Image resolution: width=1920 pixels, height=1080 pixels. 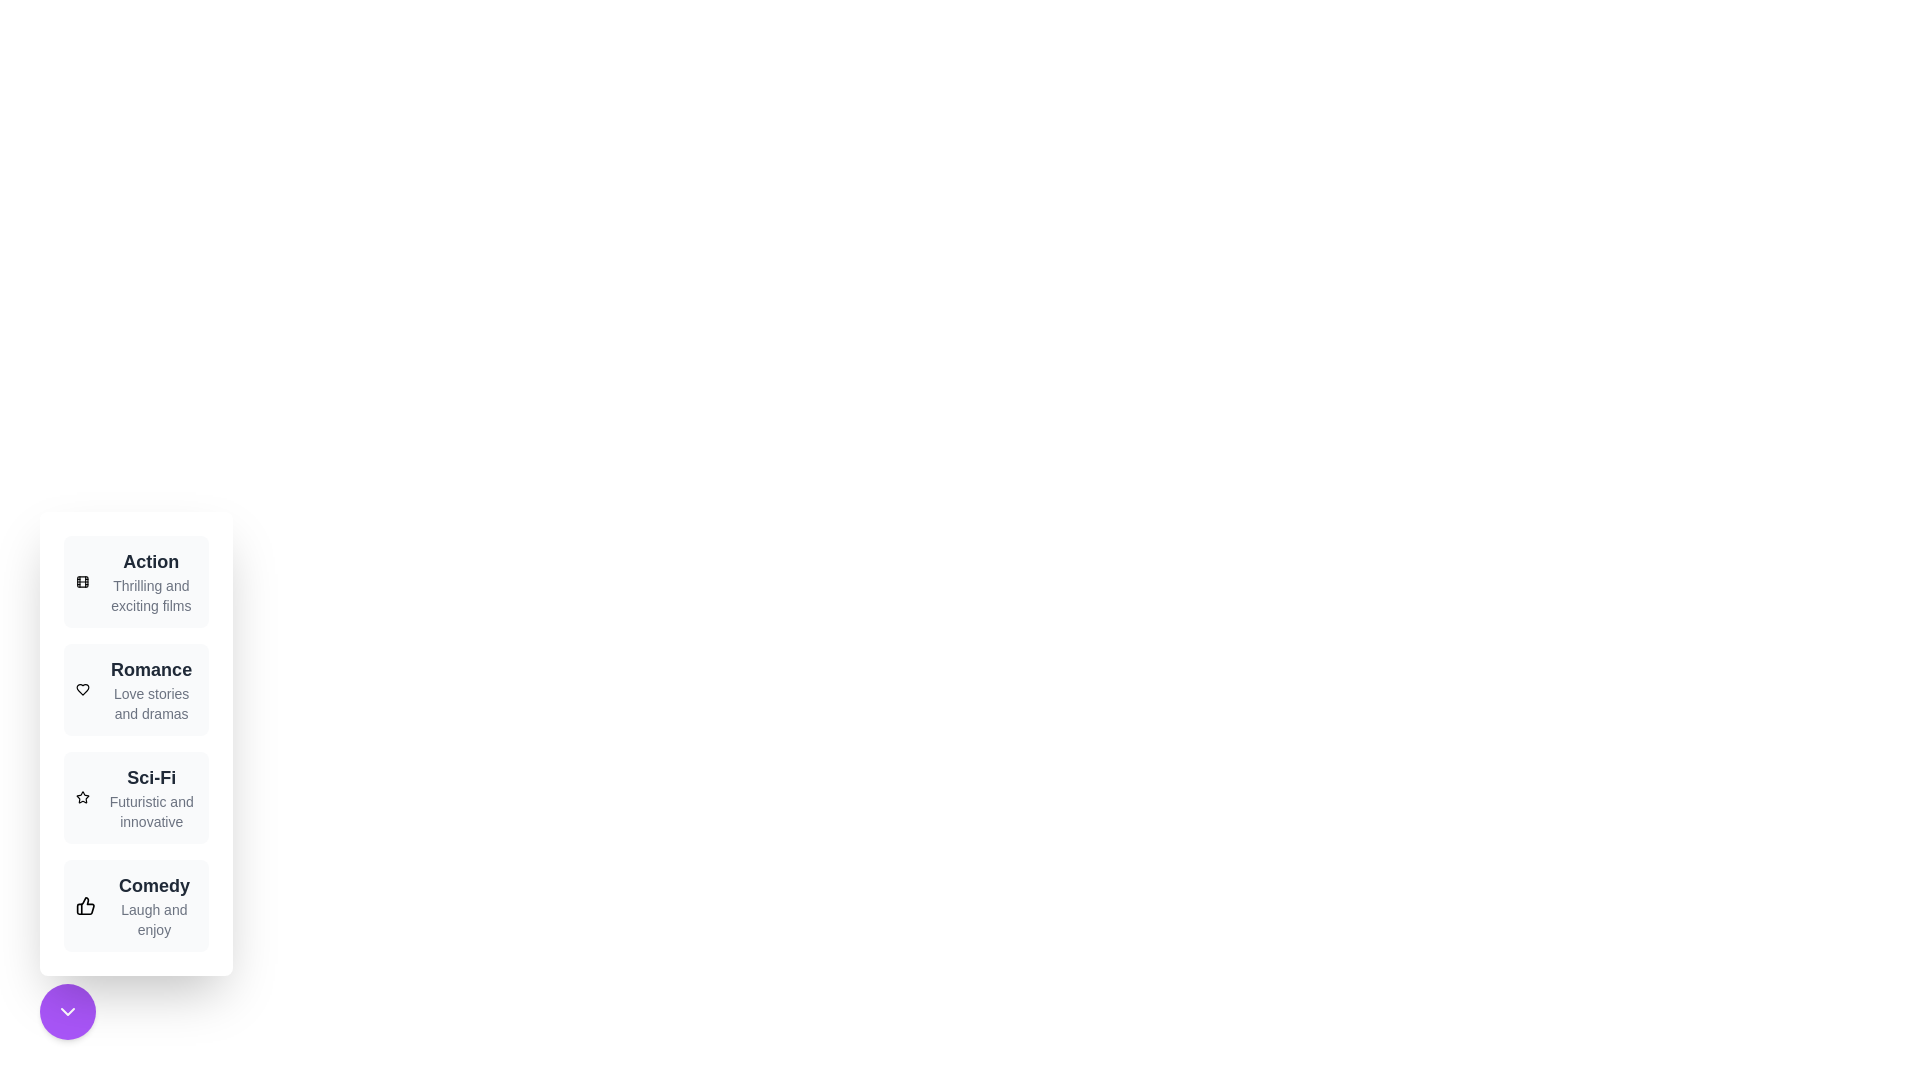 I want to click on the genre Comedy to view its details, so click(x=134, y=906).